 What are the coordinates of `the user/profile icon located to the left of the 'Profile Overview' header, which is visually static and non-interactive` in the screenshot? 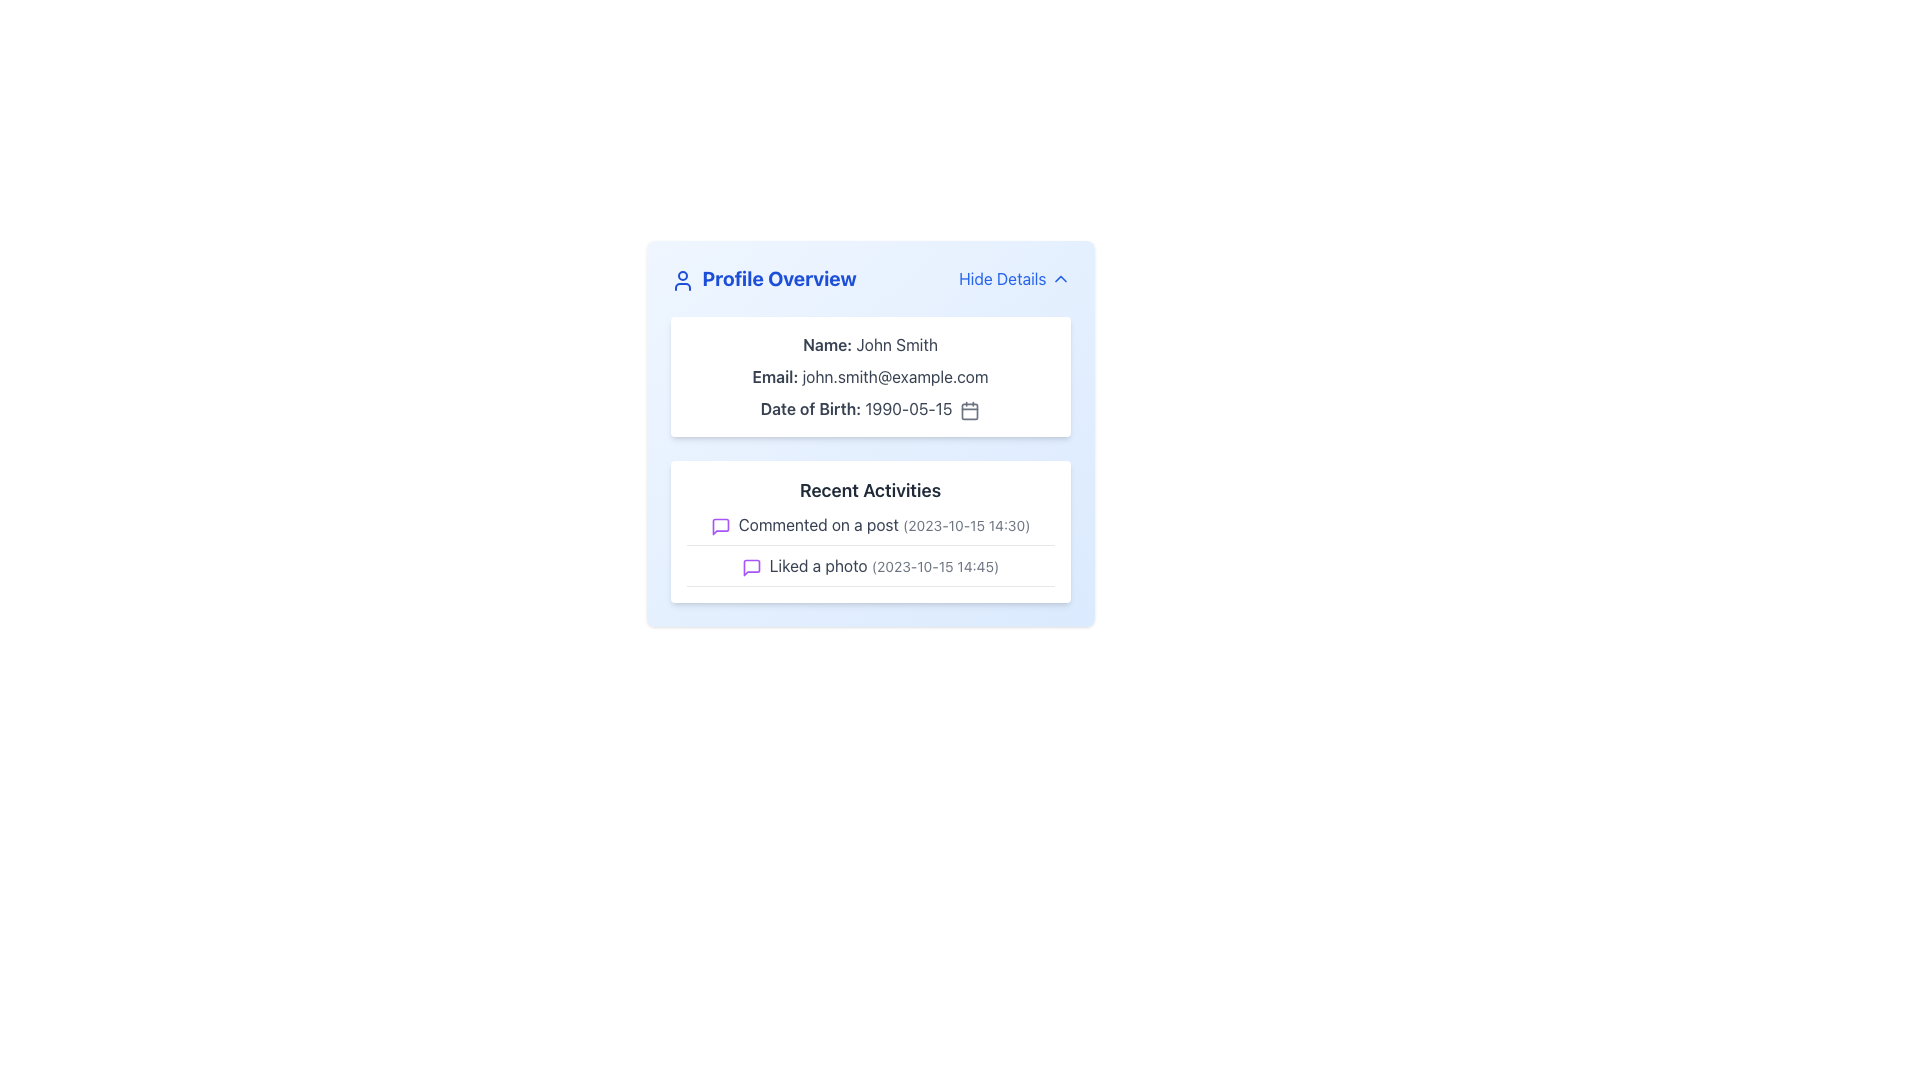 It's located at (682, 280).